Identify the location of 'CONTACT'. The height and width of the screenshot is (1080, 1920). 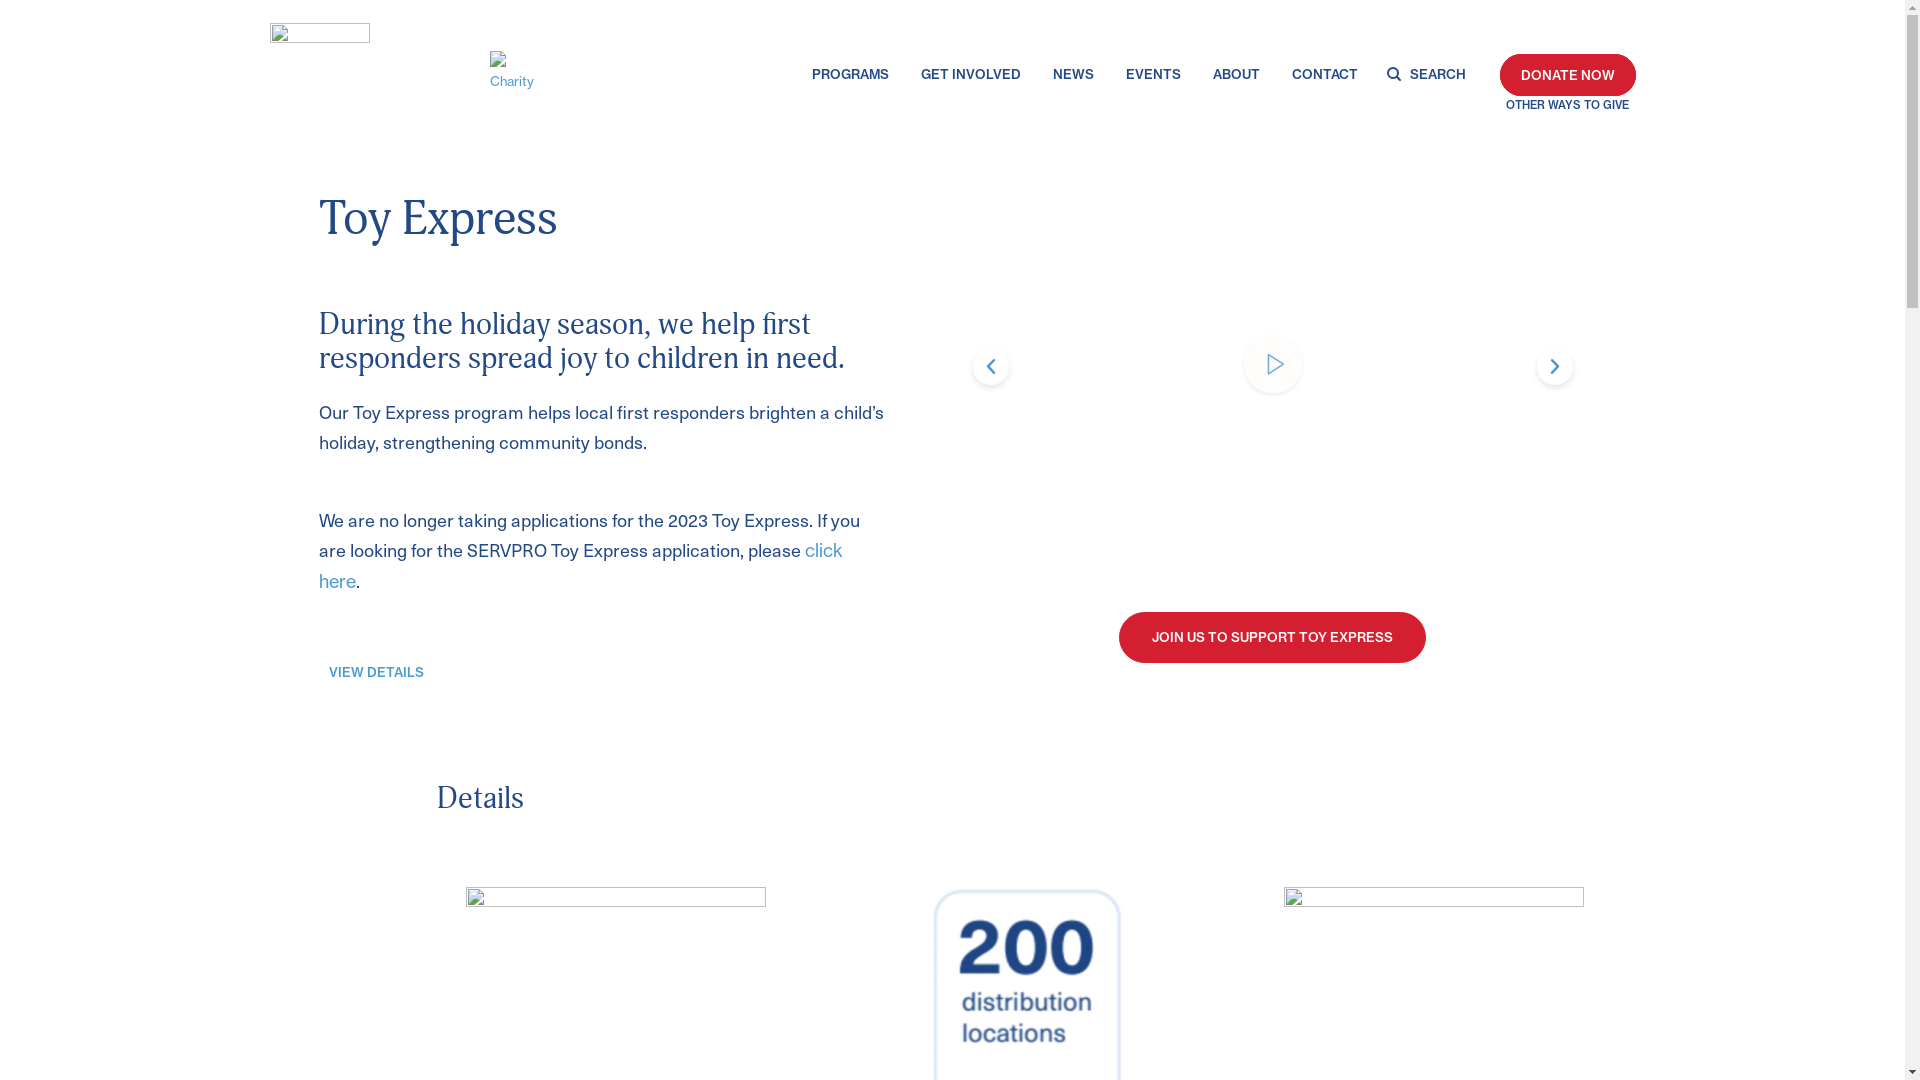
(1324, 77).